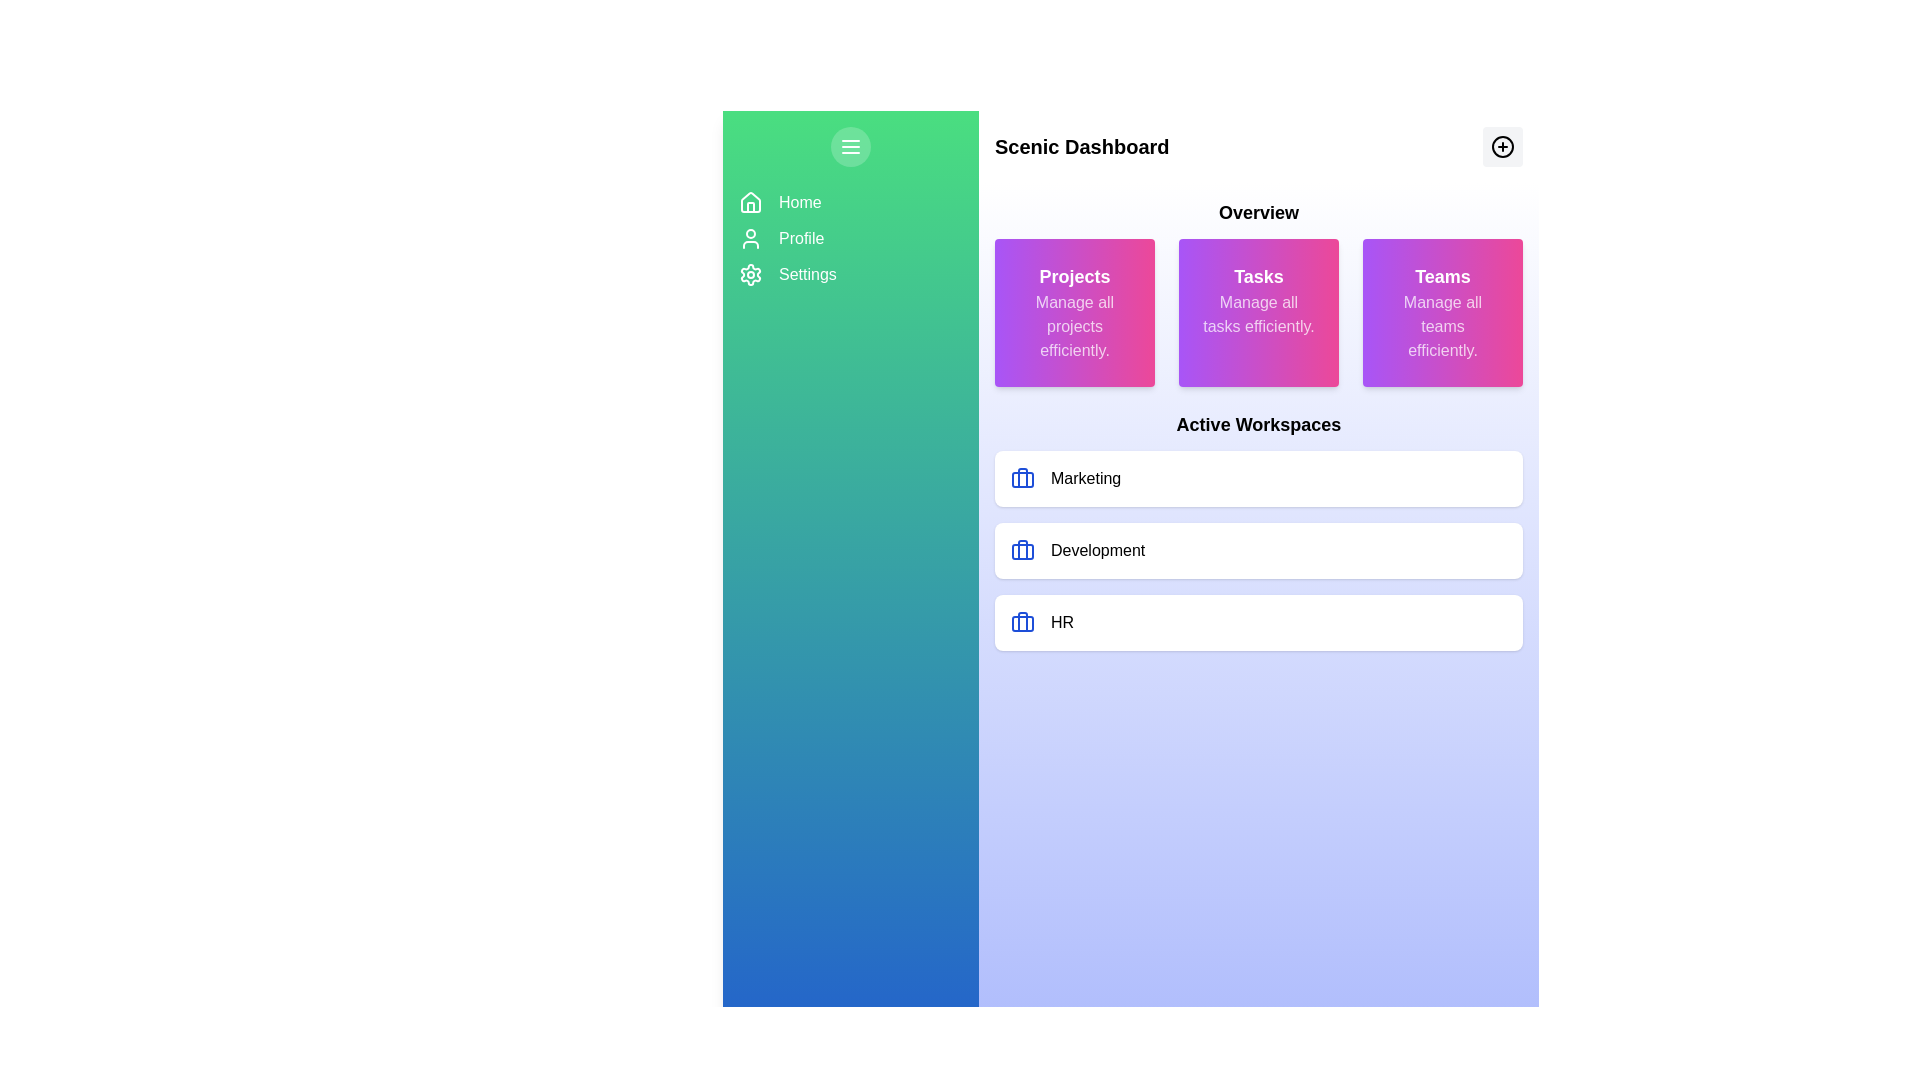 This screenshot has height=1080, width=1920. Describe the element at coordinates (1081, 145) in the screenshot. I see `text of the header element located at the top center of the dashboard interface, which serves as the title for the page` at that location.